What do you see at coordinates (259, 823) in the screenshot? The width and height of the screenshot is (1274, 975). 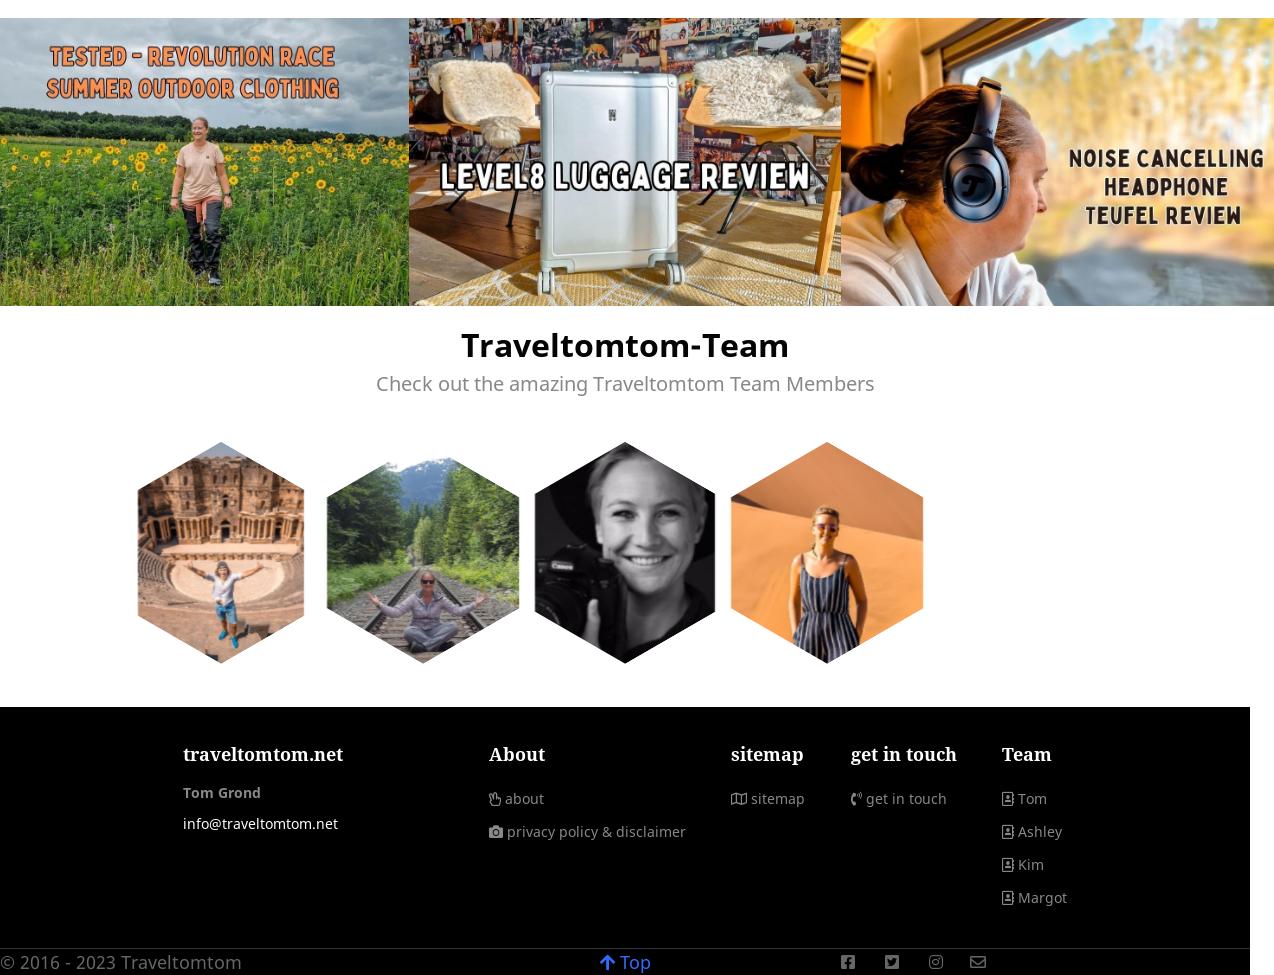 I see `'info@traveltomtom.net'` at bounding box center [259, 823].